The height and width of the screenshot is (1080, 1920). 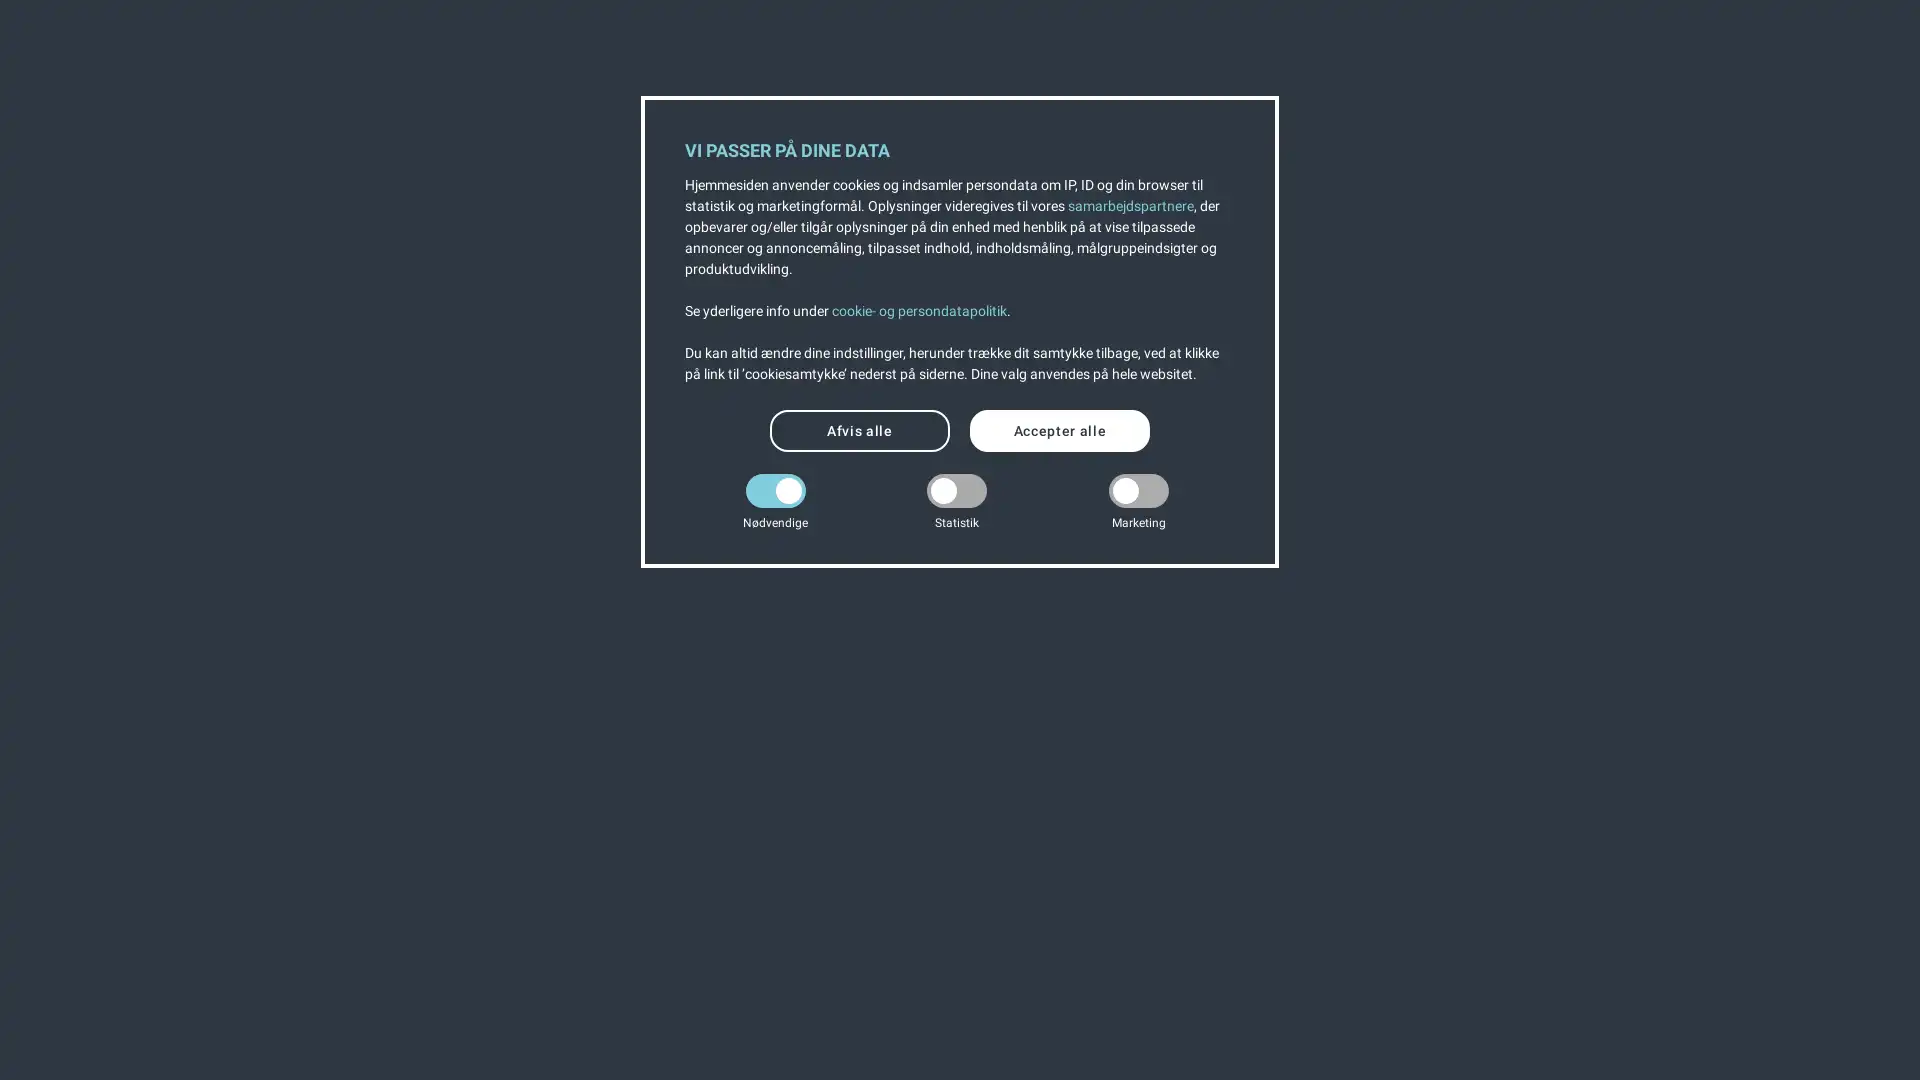 I want to click on Accepter alle, so click(x=1059, y=430).